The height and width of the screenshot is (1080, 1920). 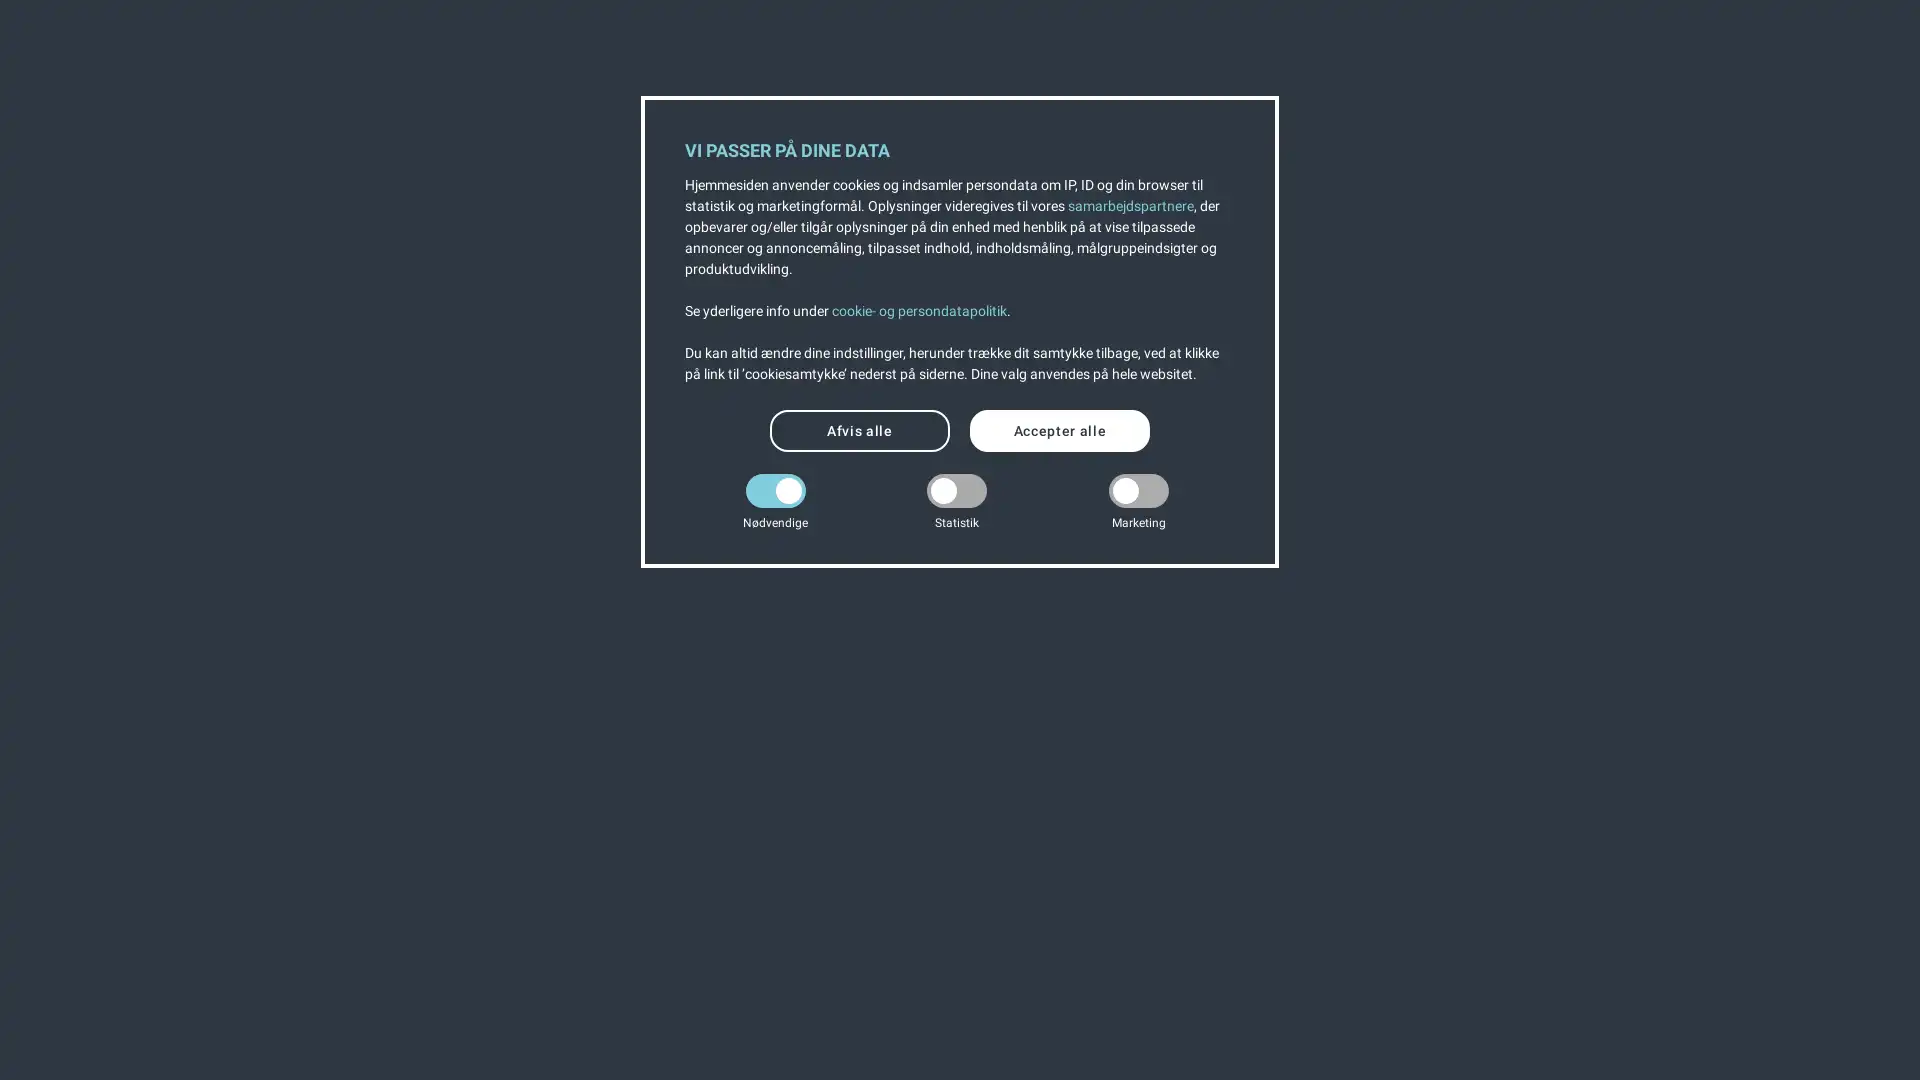 I want to click on Accepter alle, so click(x=1059, y=430).